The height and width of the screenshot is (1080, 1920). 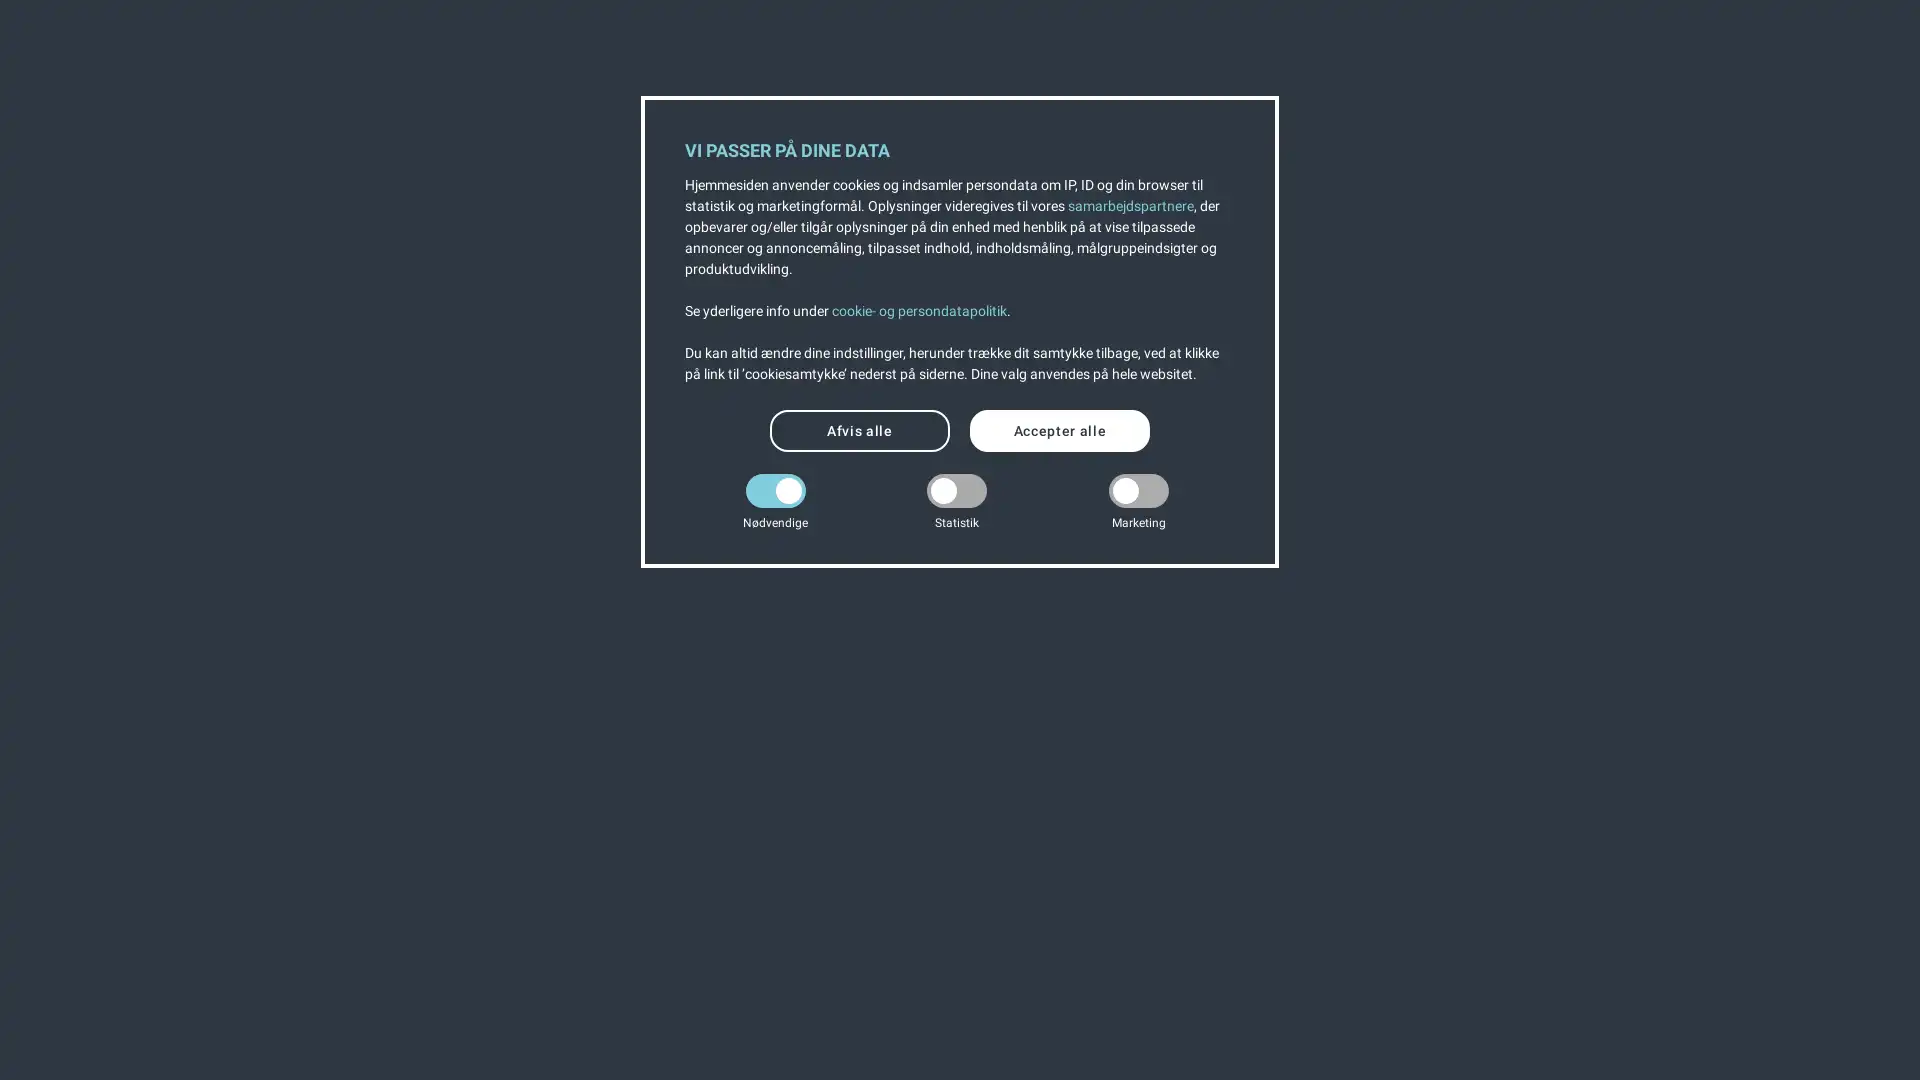 I want to click on Accepter alle, so click(x=1059, y=430).